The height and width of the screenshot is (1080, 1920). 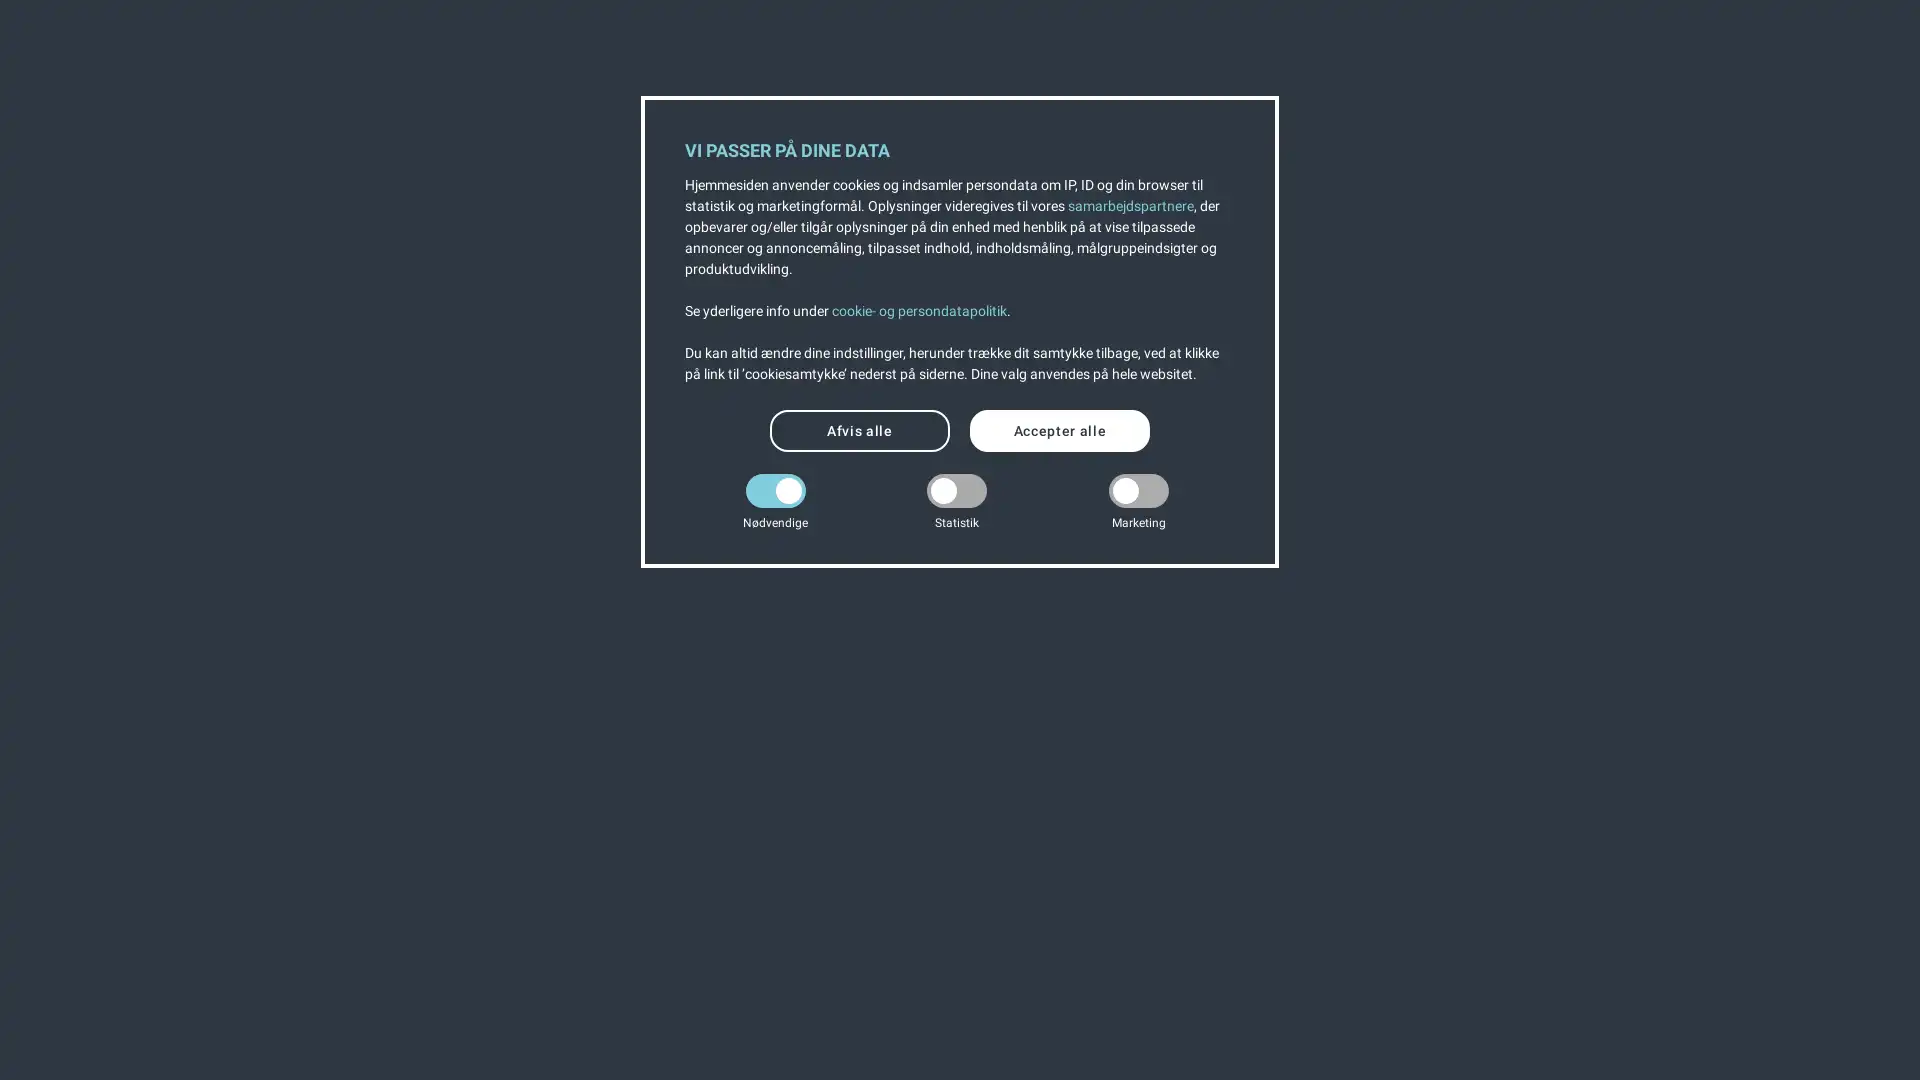 I want to click on Accepter alle, so click(x=1059, y=430).